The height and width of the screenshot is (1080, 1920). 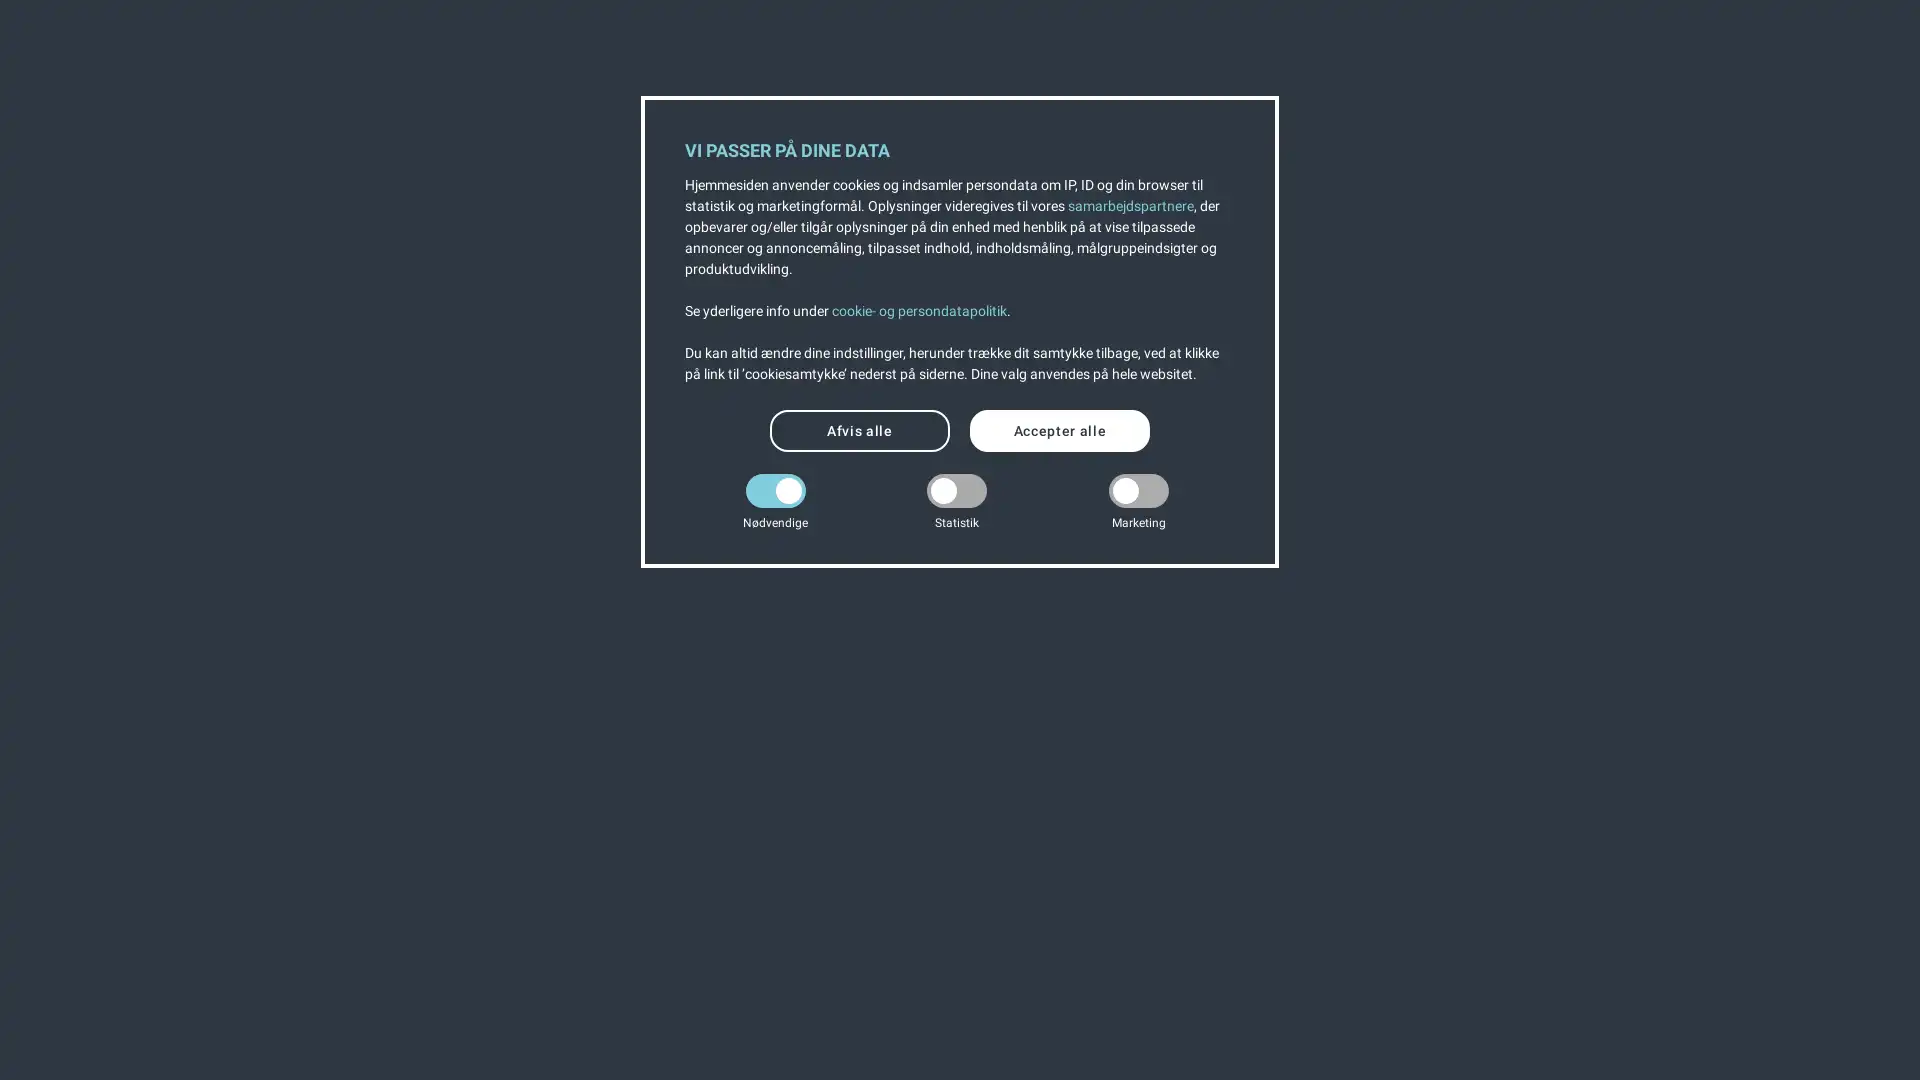 I want to click on Accepter alle, so click(x=1059, y=430).